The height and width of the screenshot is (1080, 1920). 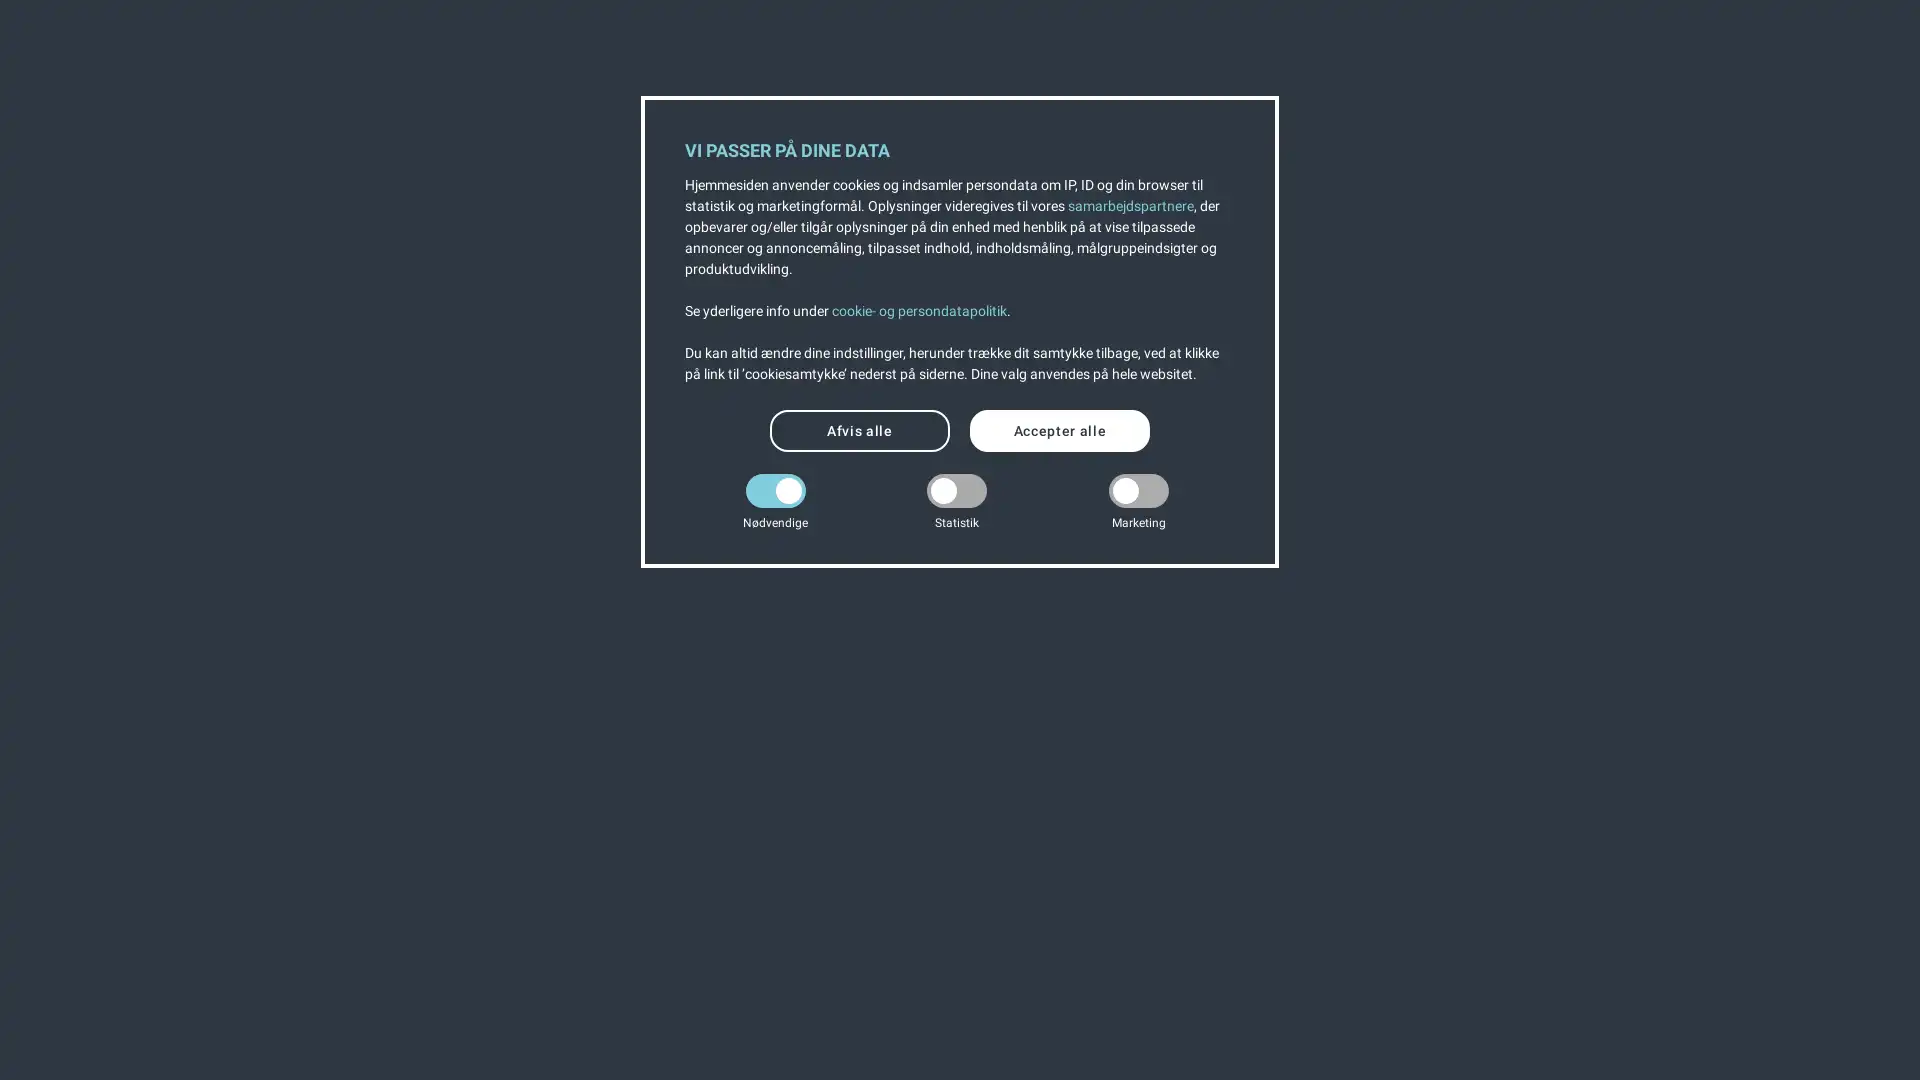 I want to click on Accepter alle, so click(x=1059, y=430).